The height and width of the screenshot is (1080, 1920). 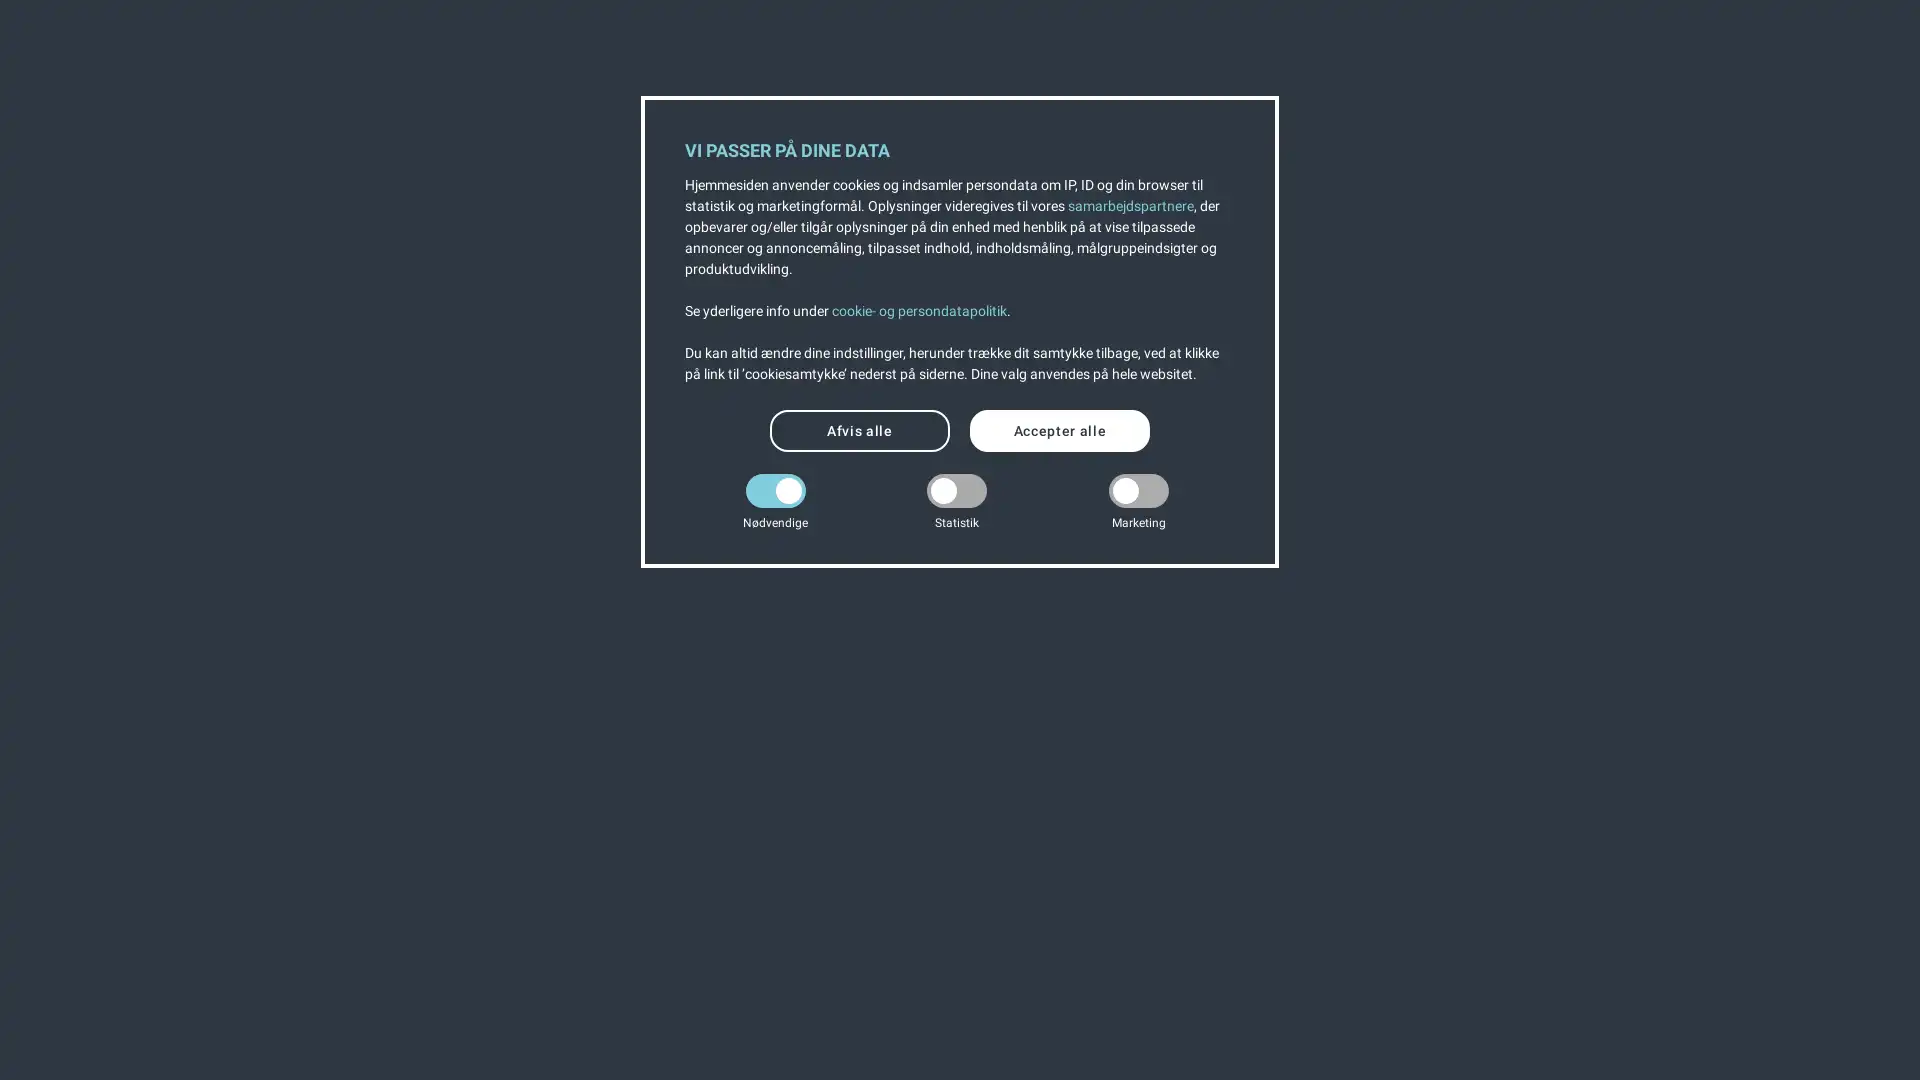 I want to click on Accepter alle, so click(x=1059, y=430).